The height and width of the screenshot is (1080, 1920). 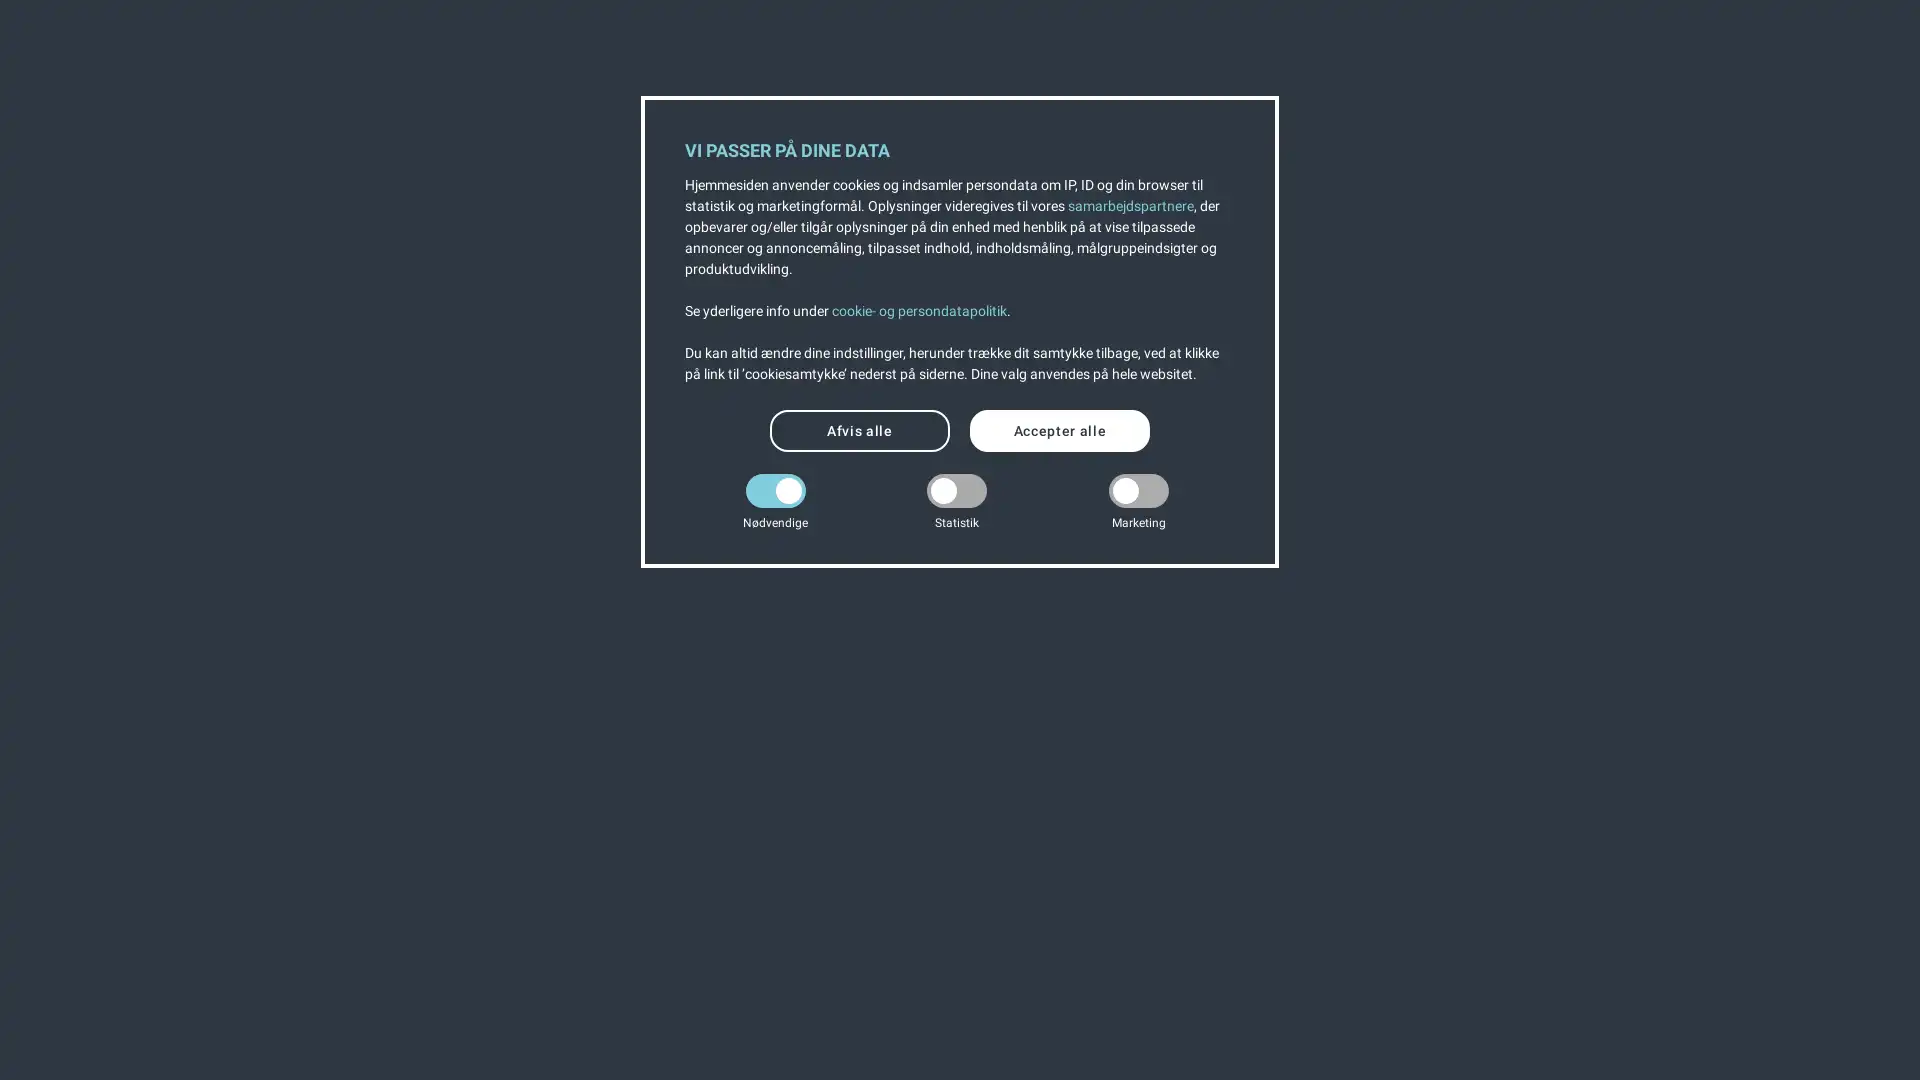 I want to click on Accepter alle, so click(x=1059, y=430).